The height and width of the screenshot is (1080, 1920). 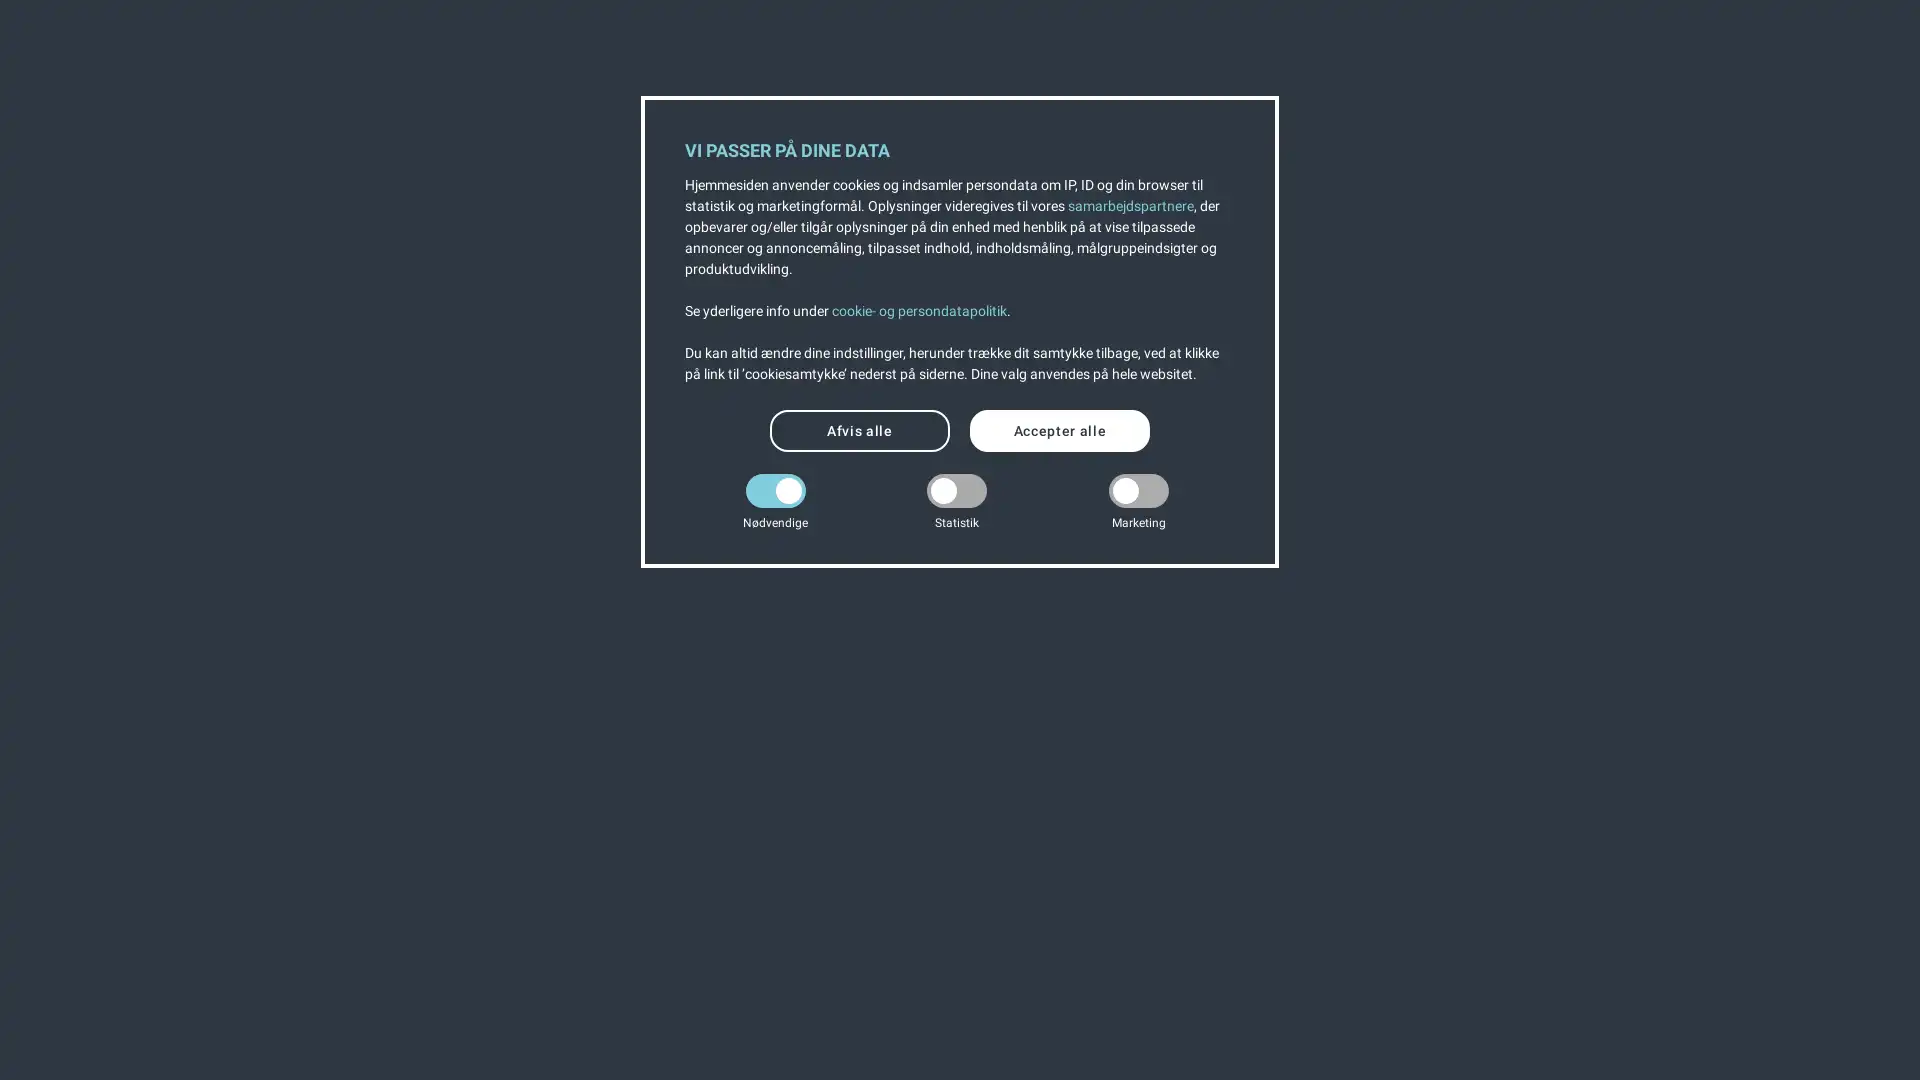 I want to click on Accepter alle, so click(x=1059, y=430).